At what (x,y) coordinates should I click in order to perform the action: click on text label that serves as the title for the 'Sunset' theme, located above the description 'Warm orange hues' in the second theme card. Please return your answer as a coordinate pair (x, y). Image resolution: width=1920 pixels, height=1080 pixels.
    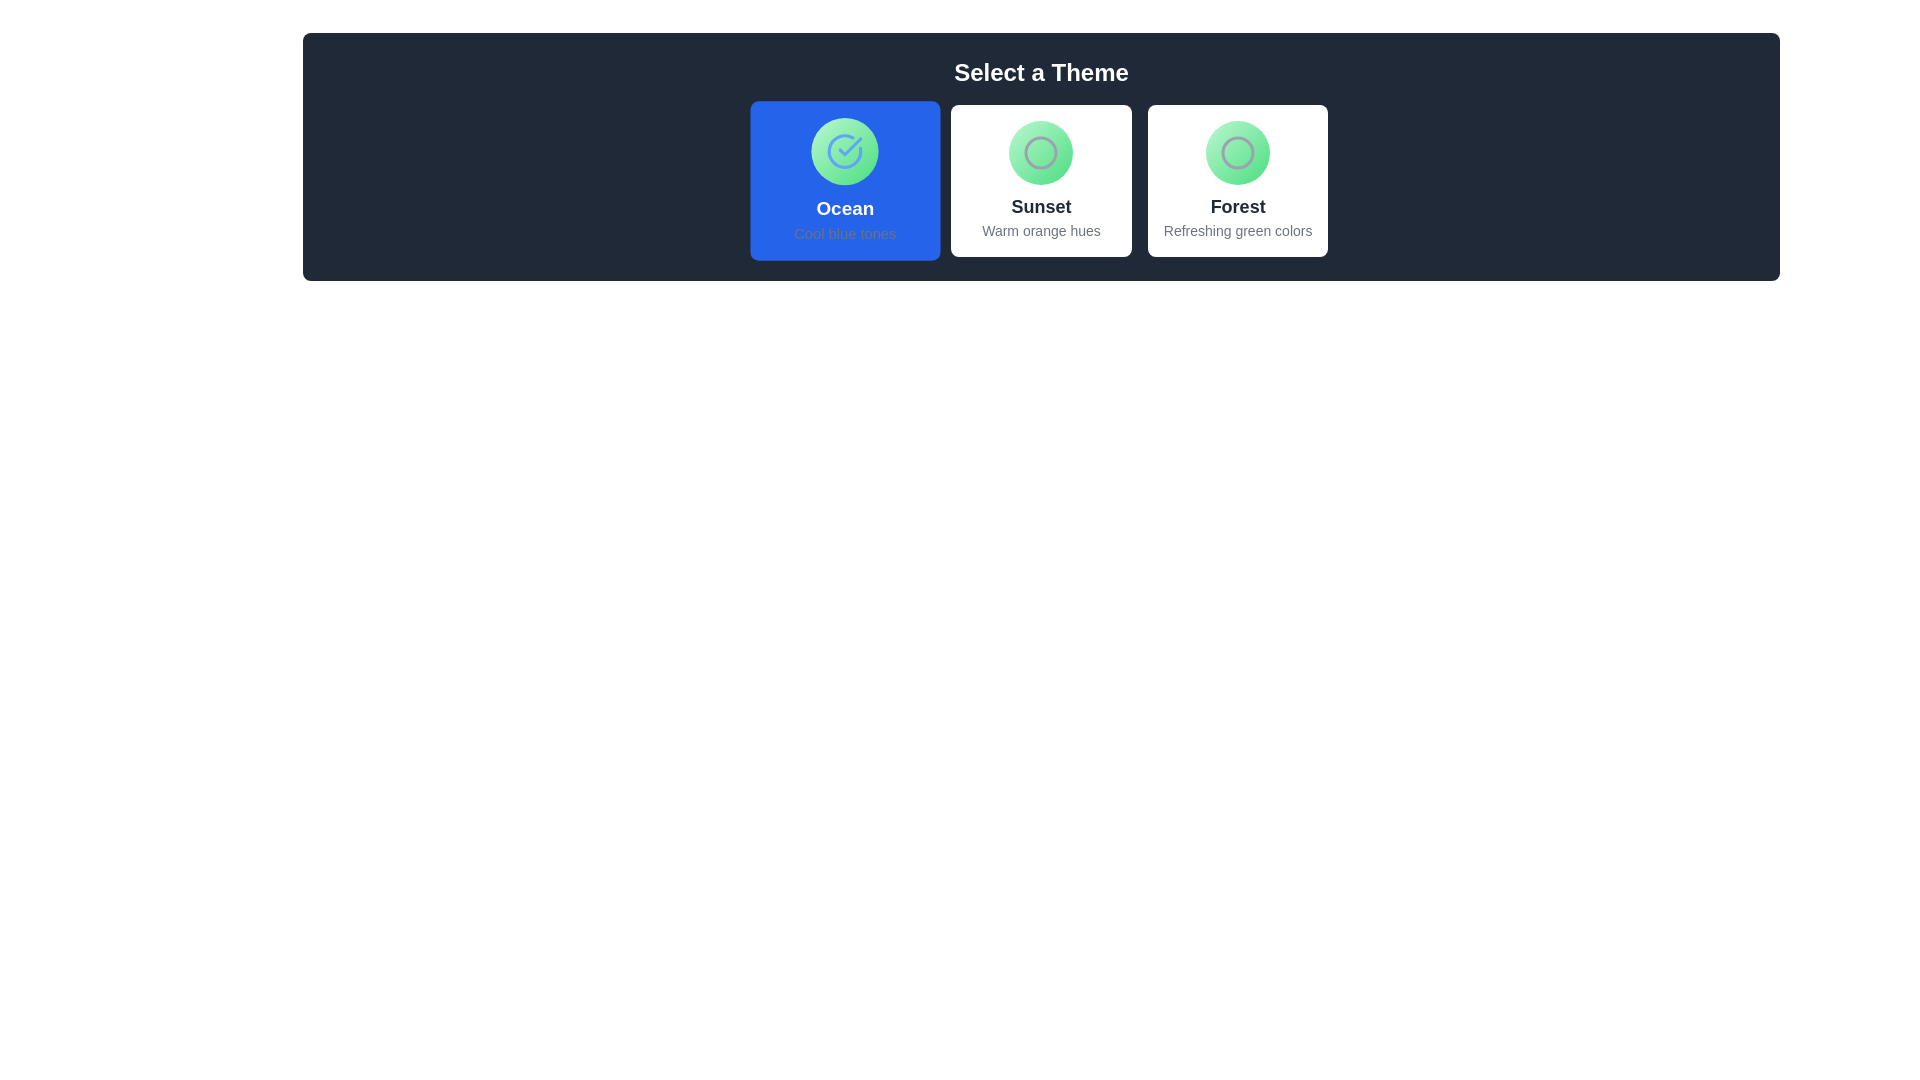
    Looking at the image, I should click on (1040, 207).